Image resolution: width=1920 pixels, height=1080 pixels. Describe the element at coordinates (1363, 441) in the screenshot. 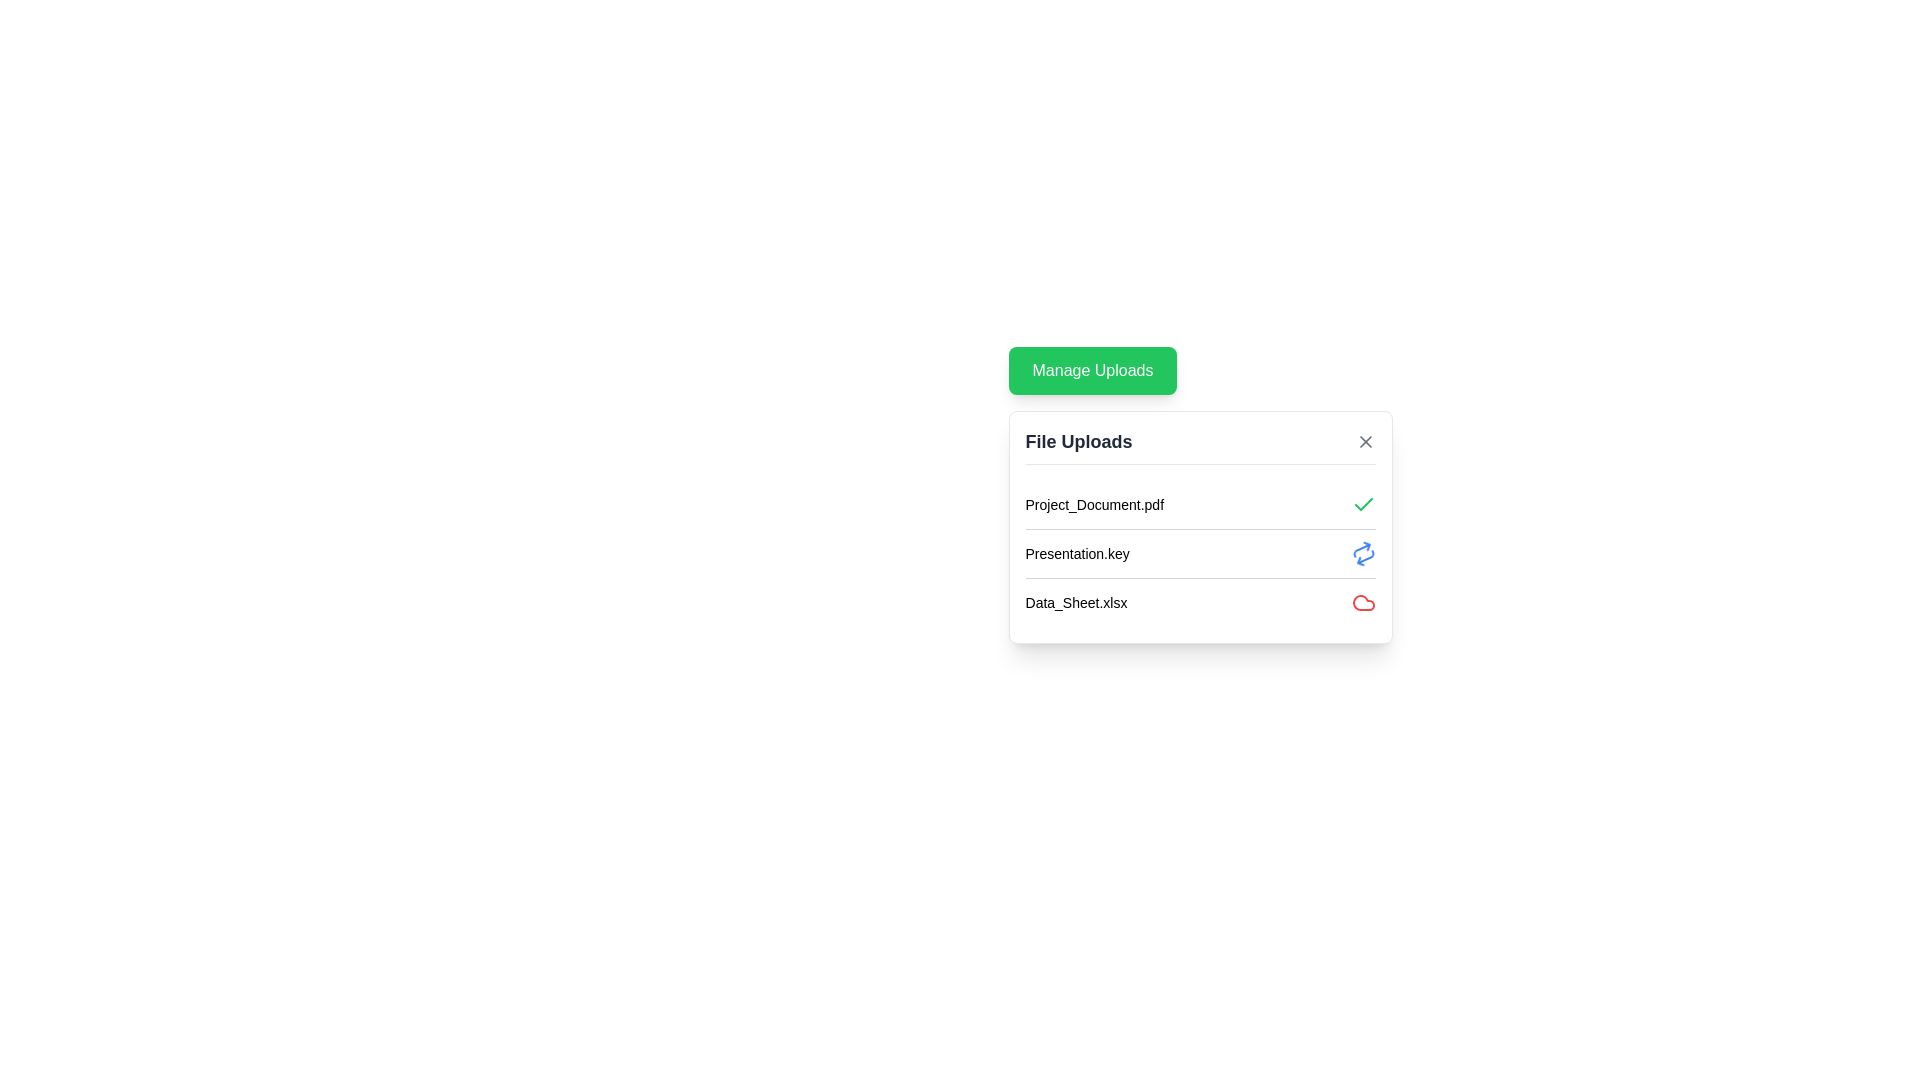

I see `the interactive button` at that location.